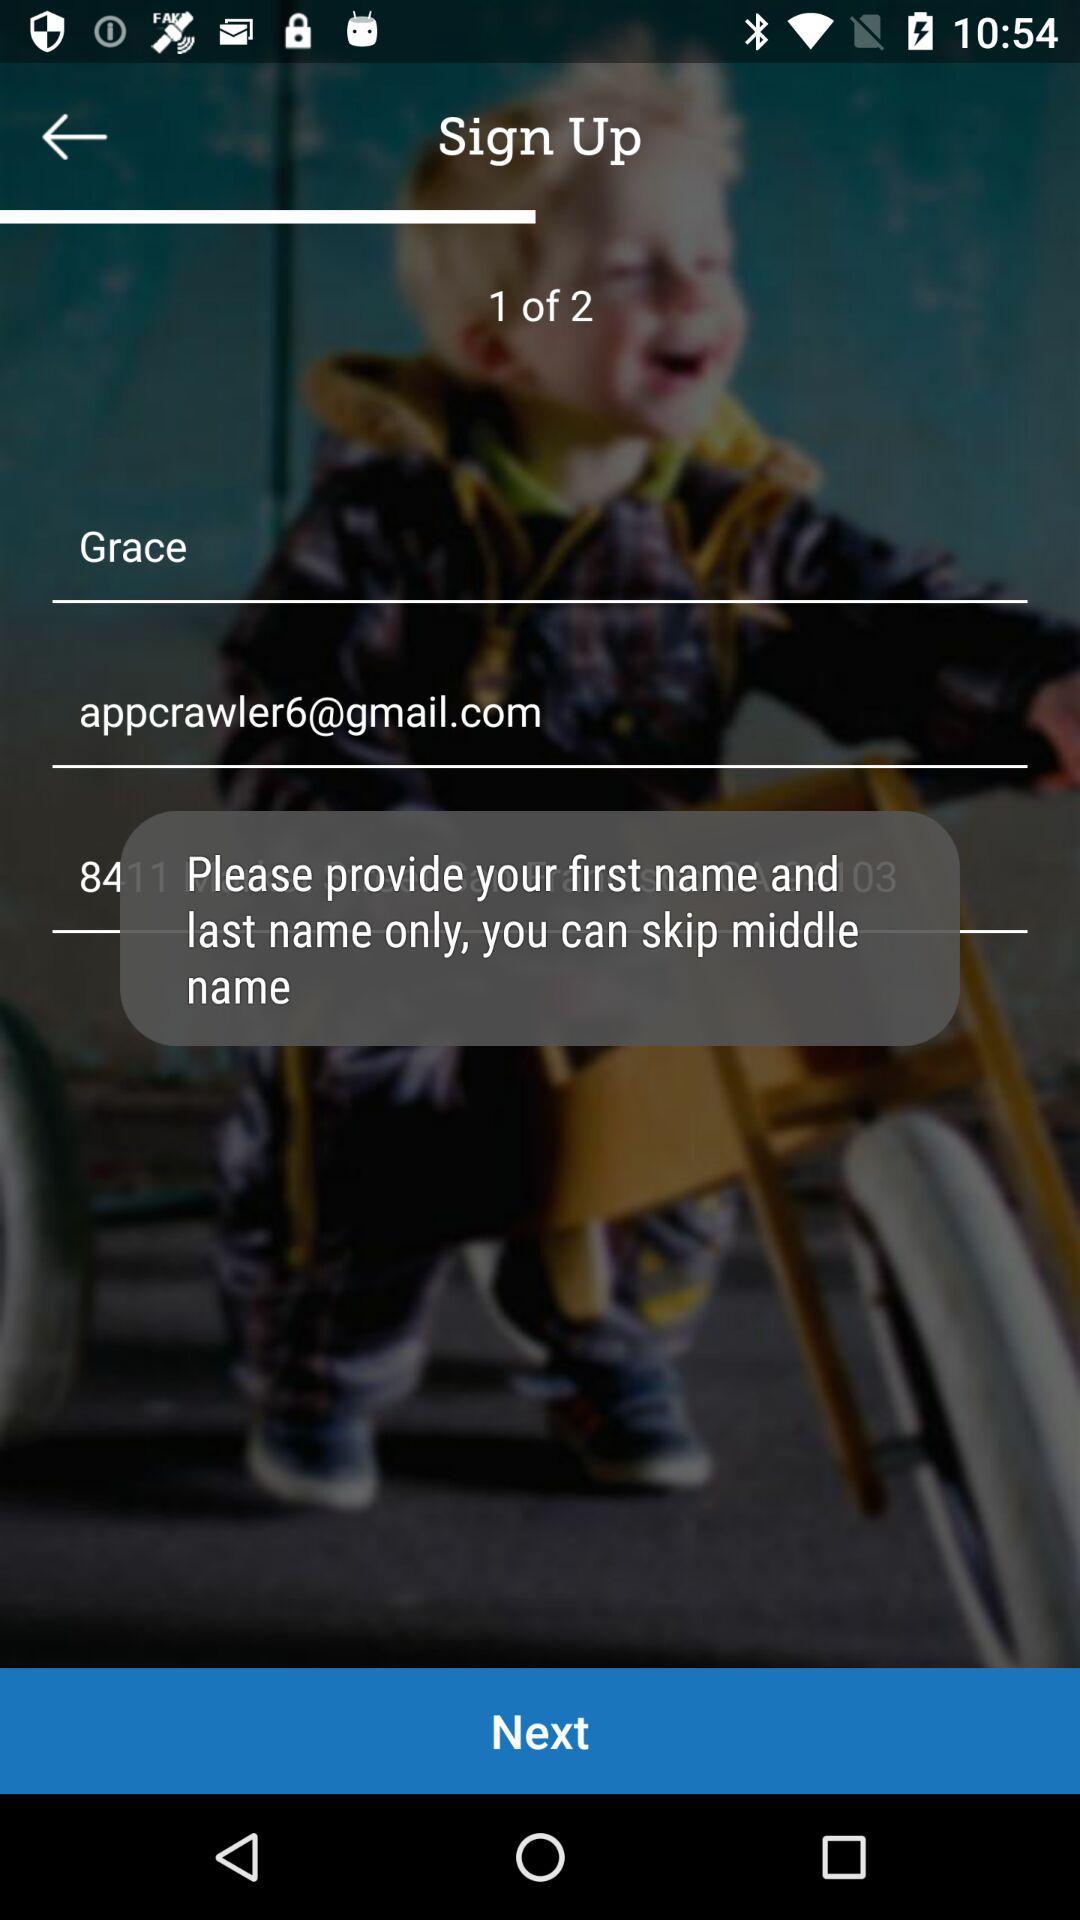 This screenshot has width=1080, height=1920. What do you see at coordinates (73, 135) in the screenshot?
I see `backword option` at bounding box center [73, 135].